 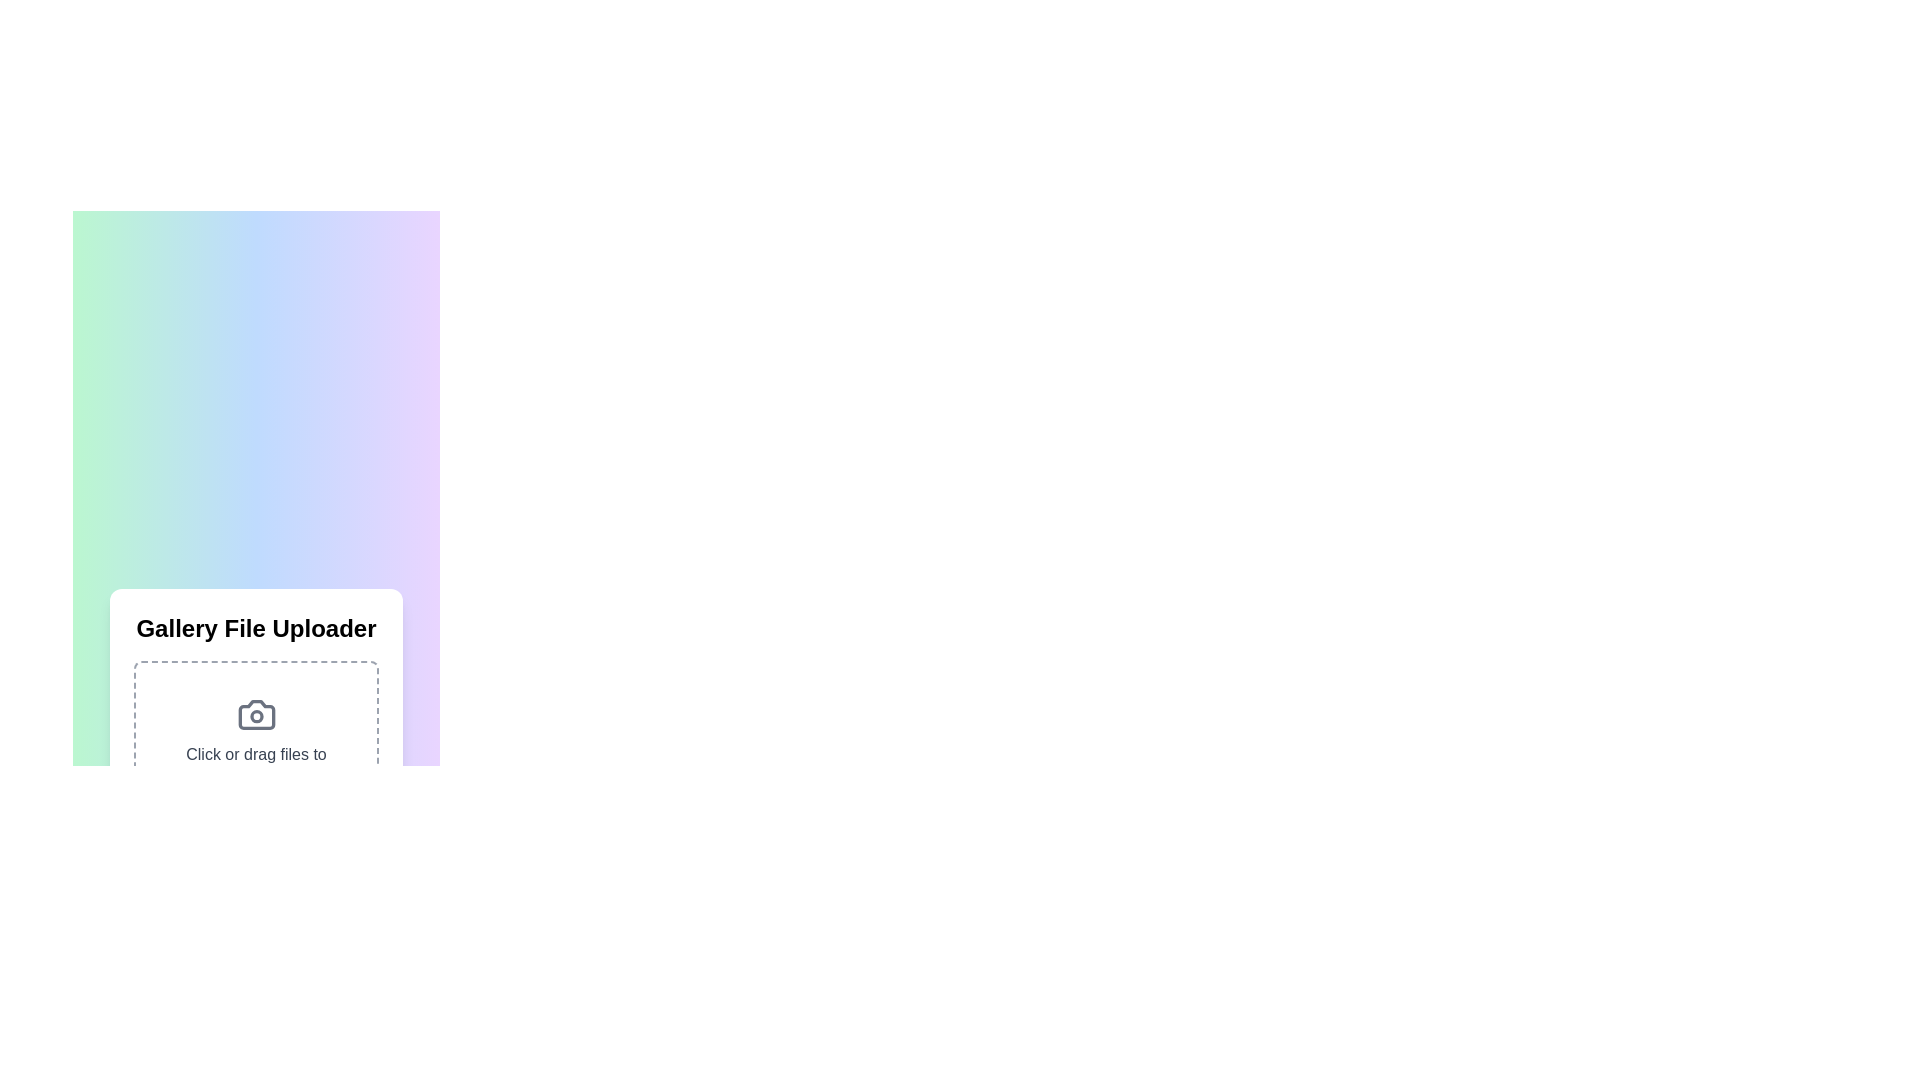 What do you see at coordinates (255, 713) in the screenshot?
I see `the camera icon, which symbolizes an option to upload photos or access the camera functionality, located in the lower portion of the interface` at bounding box center [255, 713].